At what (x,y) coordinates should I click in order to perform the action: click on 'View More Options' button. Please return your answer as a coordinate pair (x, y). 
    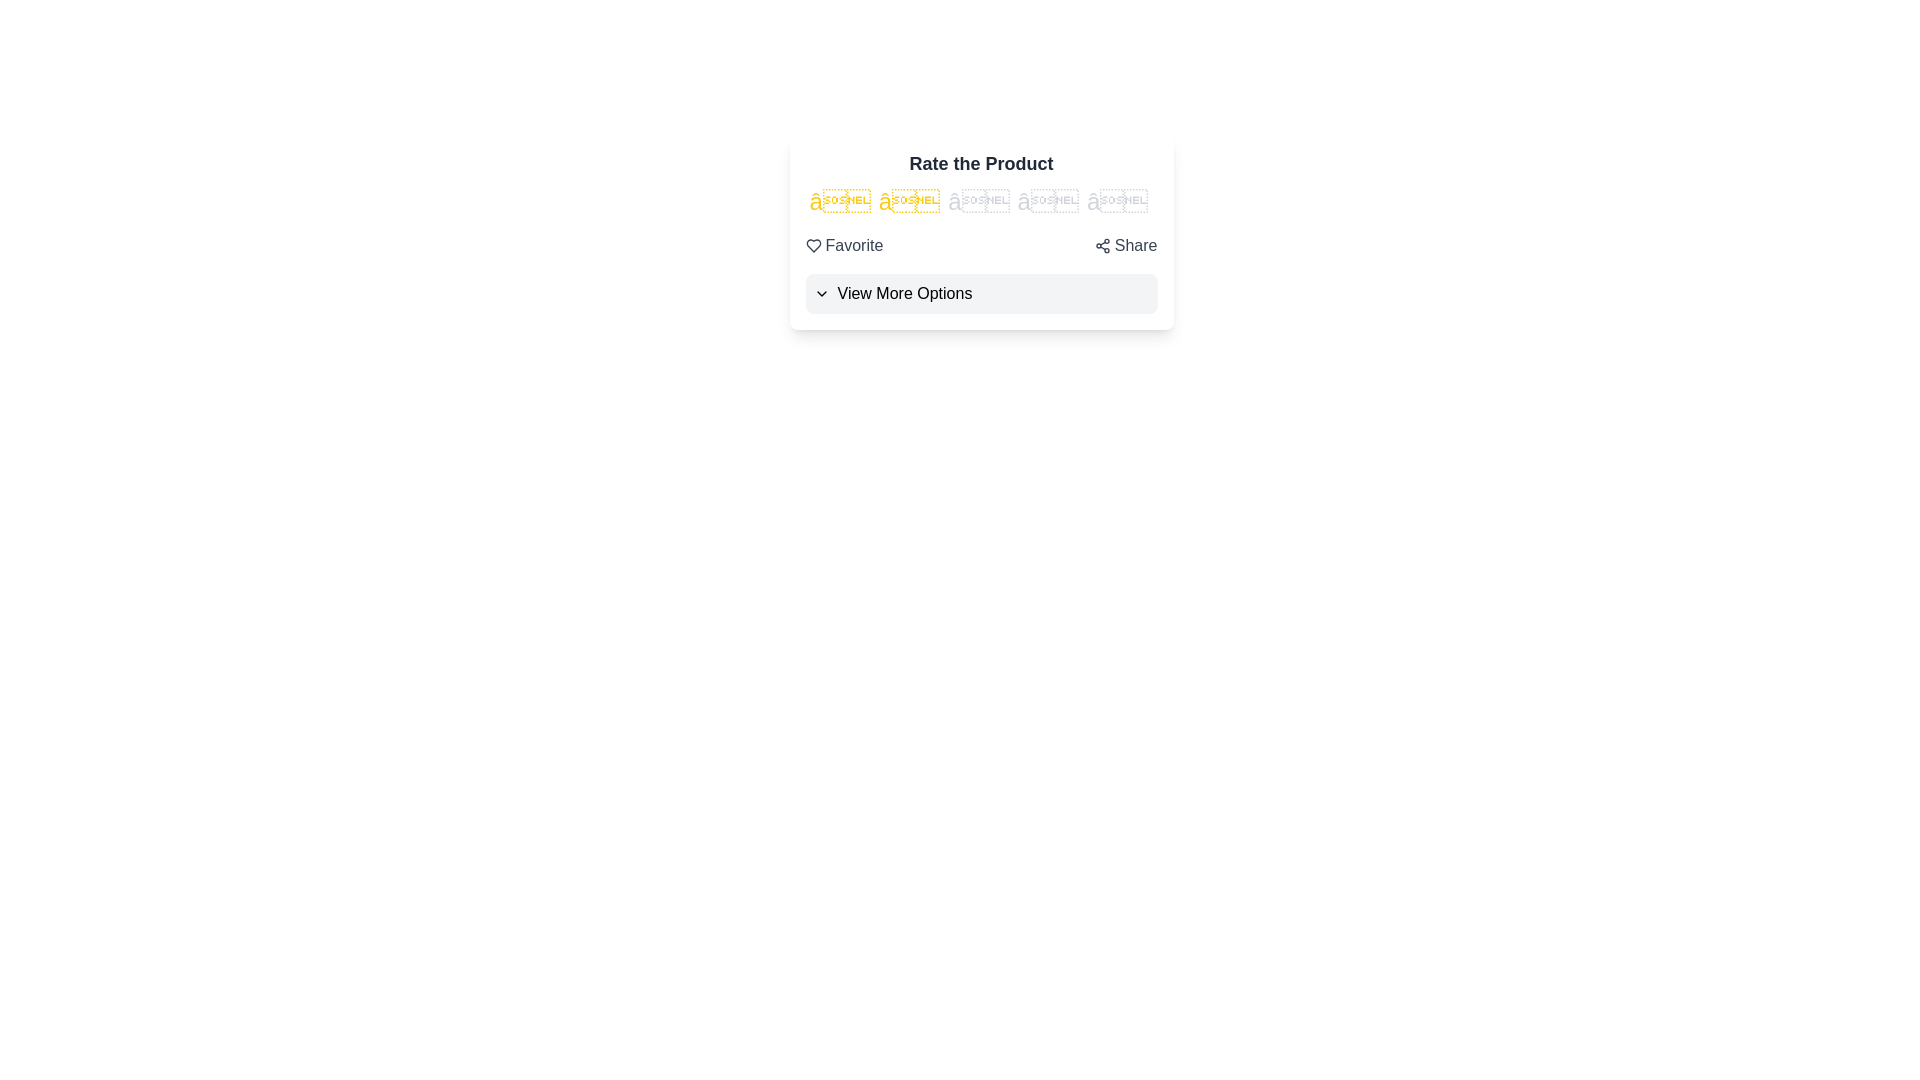
    Looking at the image, I should click on (981, 293).